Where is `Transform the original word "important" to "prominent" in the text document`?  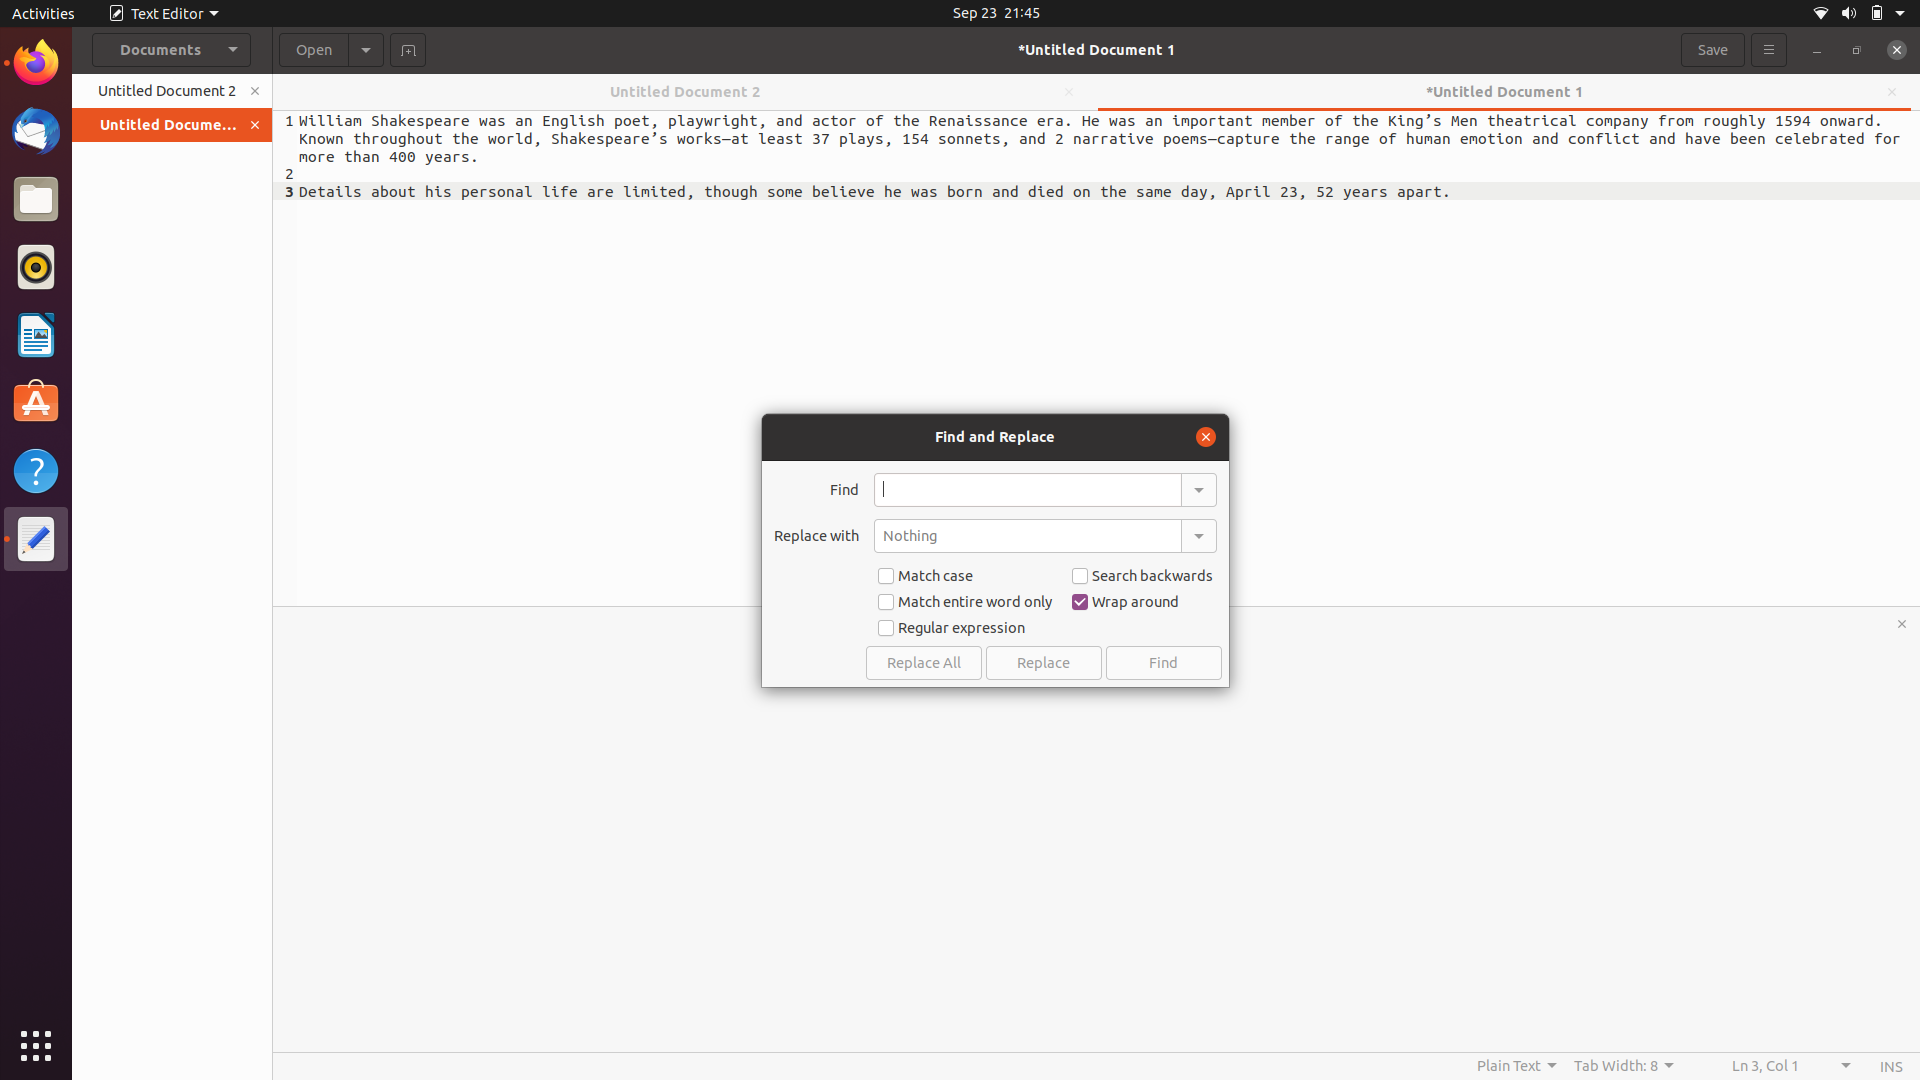 Transform the original word "important" to "prominent" in the text document is located at coordinates (1027, 489).